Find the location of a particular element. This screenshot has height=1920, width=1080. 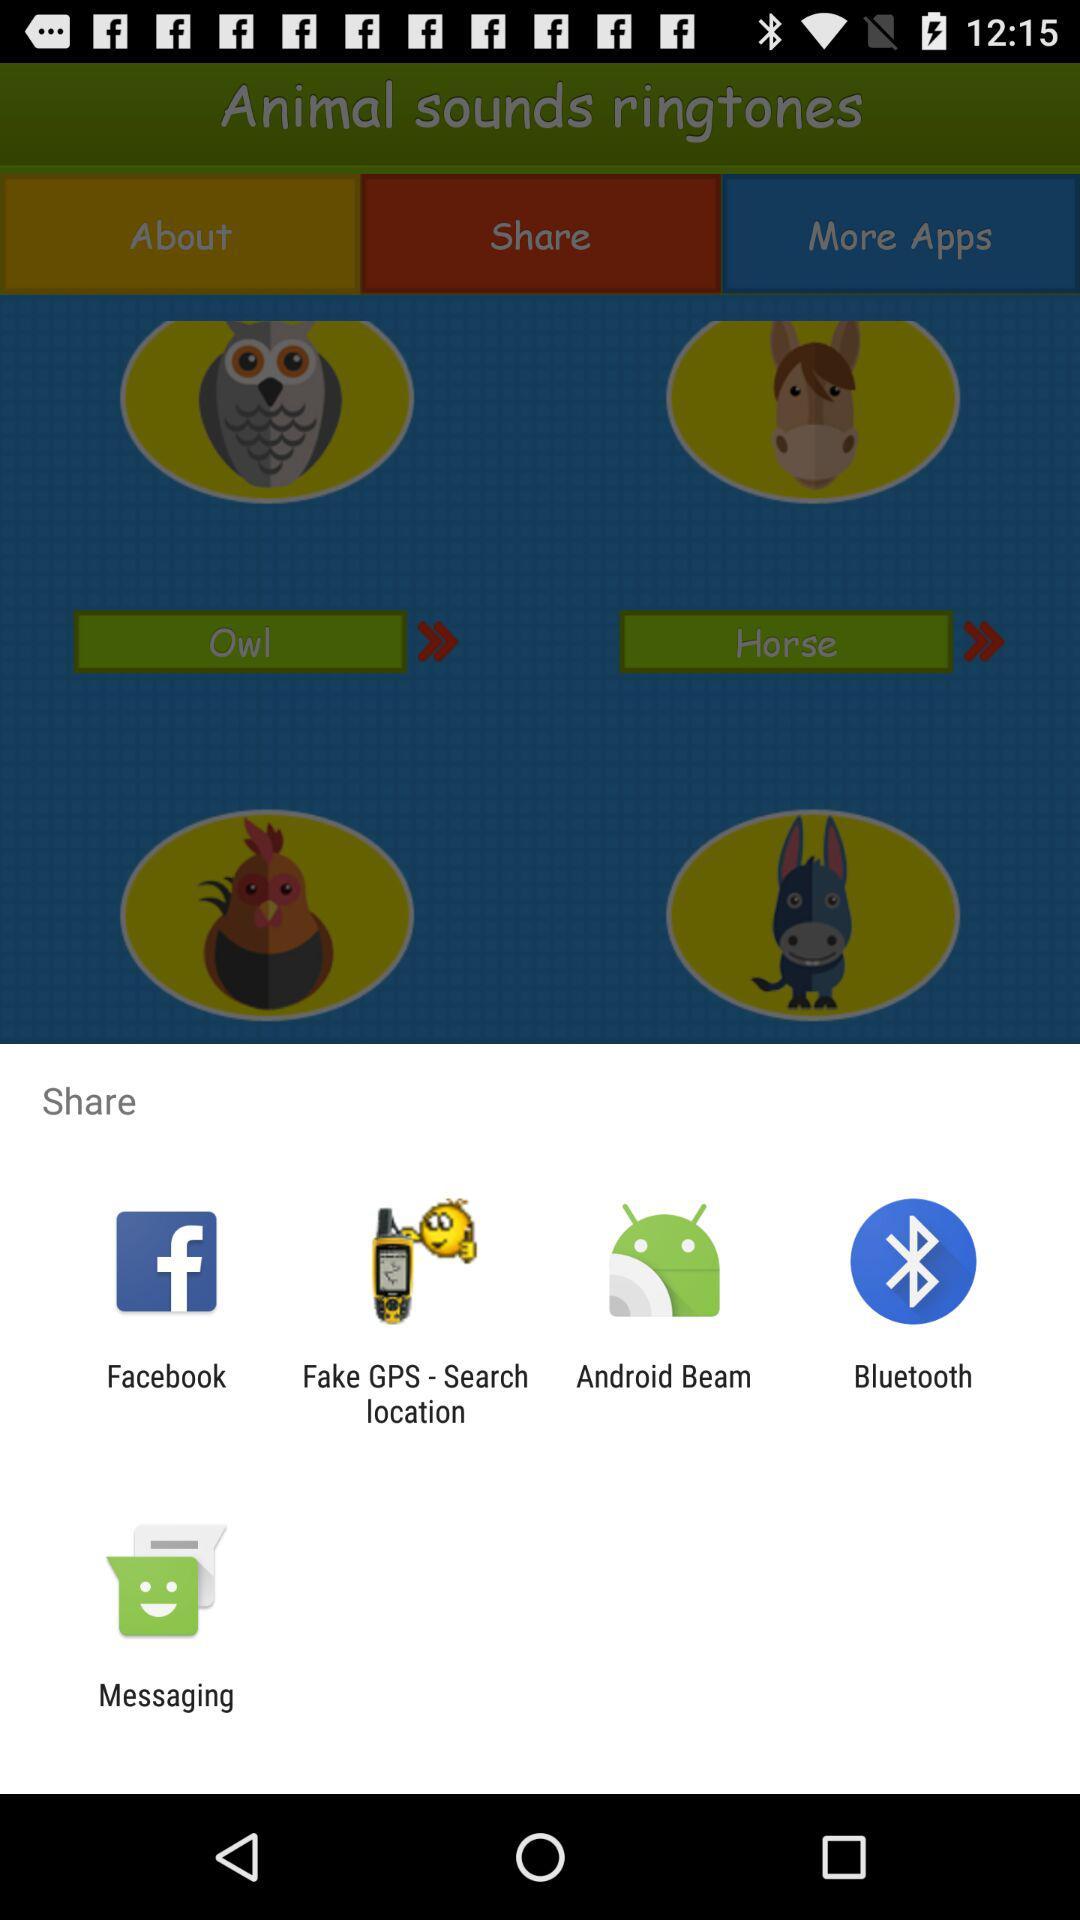

the bluetooth at the bottom right corner is located at coordinates (913, 1392).